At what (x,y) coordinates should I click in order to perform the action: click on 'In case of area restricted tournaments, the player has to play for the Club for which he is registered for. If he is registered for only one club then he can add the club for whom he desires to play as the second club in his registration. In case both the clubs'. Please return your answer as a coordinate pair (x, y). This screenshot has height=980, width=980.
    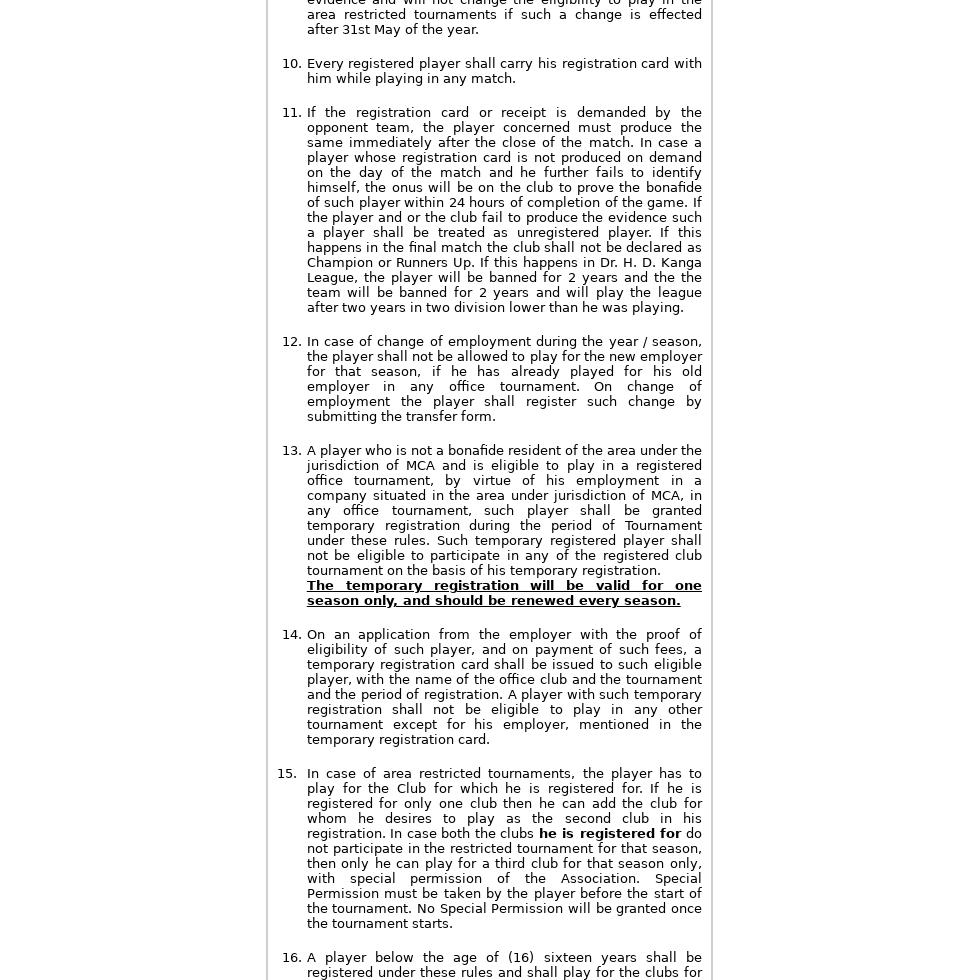
    Looking at the image, I should click on (503, 803).